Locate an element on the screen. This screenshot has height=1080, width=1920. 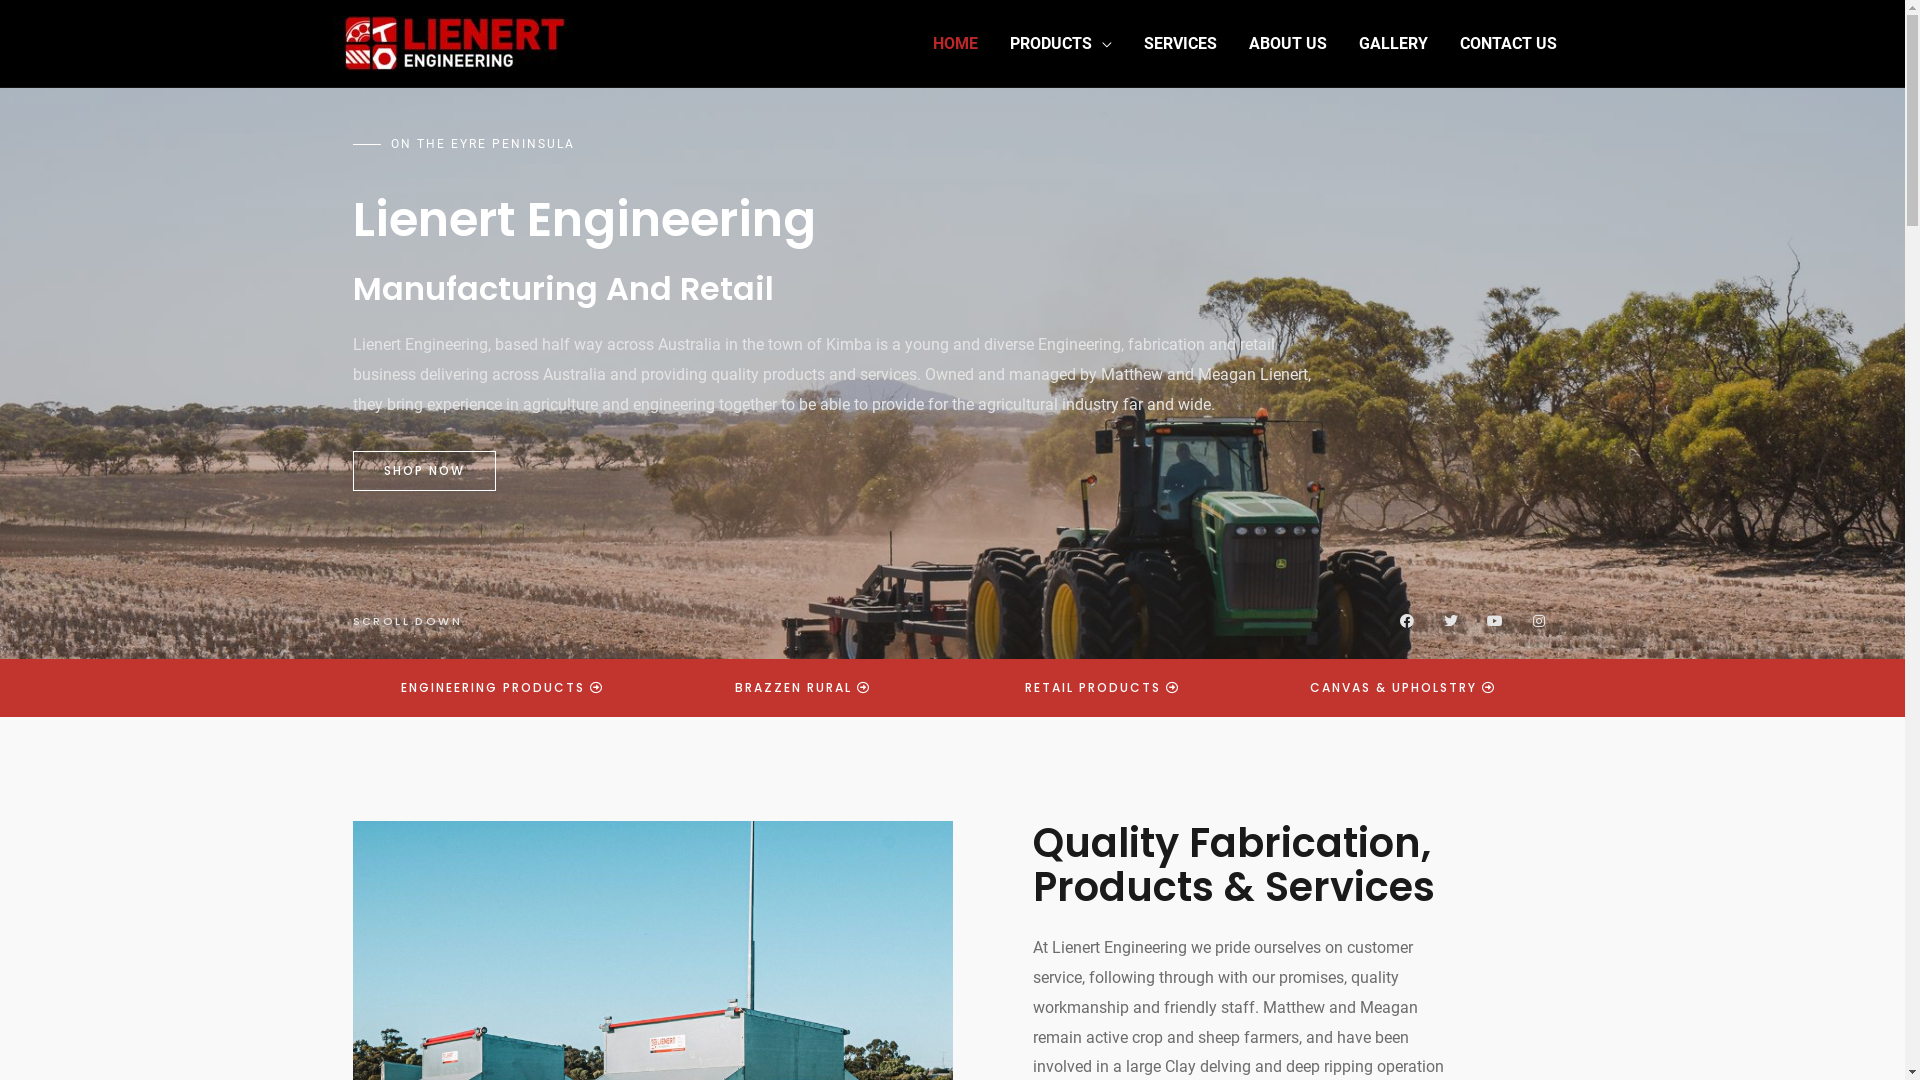
'RETAIL PRODUCTS' is located at coordinates (1101, 686).